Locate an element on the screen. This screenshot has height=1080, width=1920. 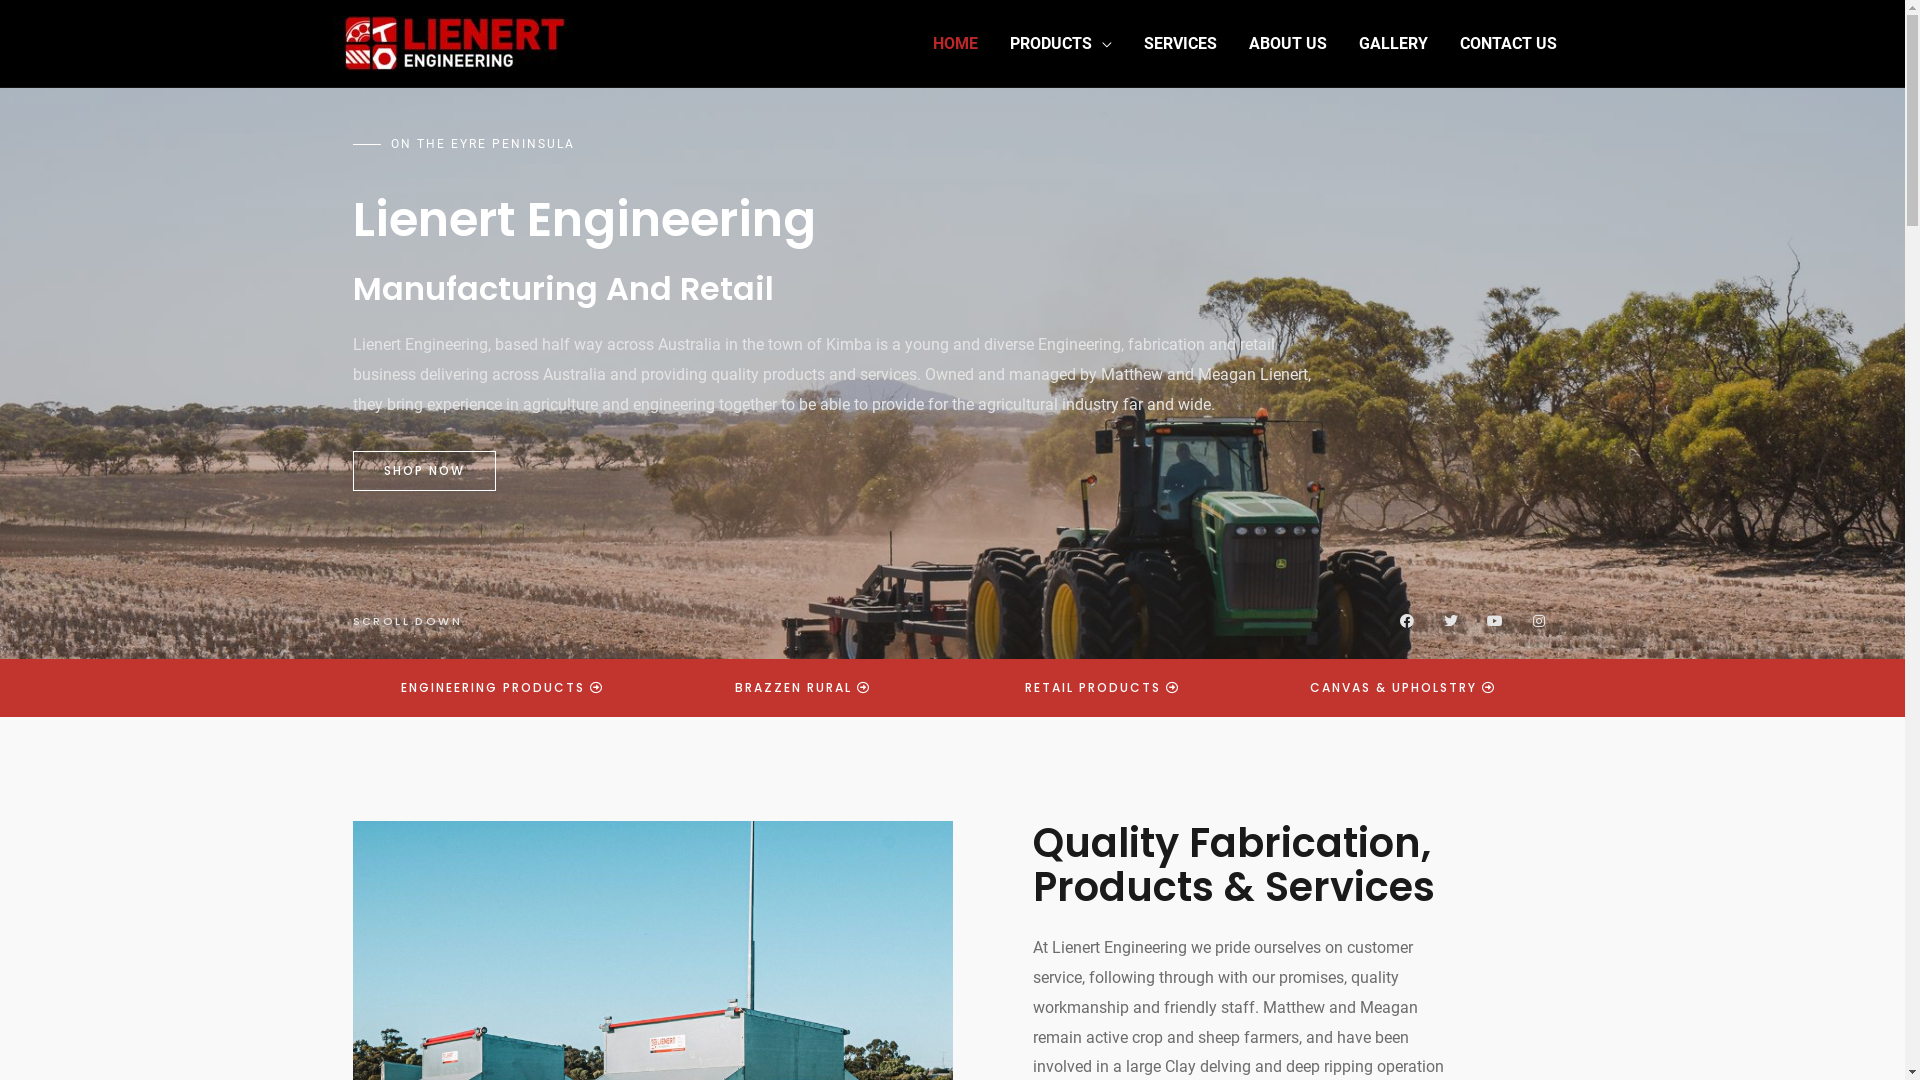
'RETAIL PRODUCTS' is located at coordinates (1101, 686).